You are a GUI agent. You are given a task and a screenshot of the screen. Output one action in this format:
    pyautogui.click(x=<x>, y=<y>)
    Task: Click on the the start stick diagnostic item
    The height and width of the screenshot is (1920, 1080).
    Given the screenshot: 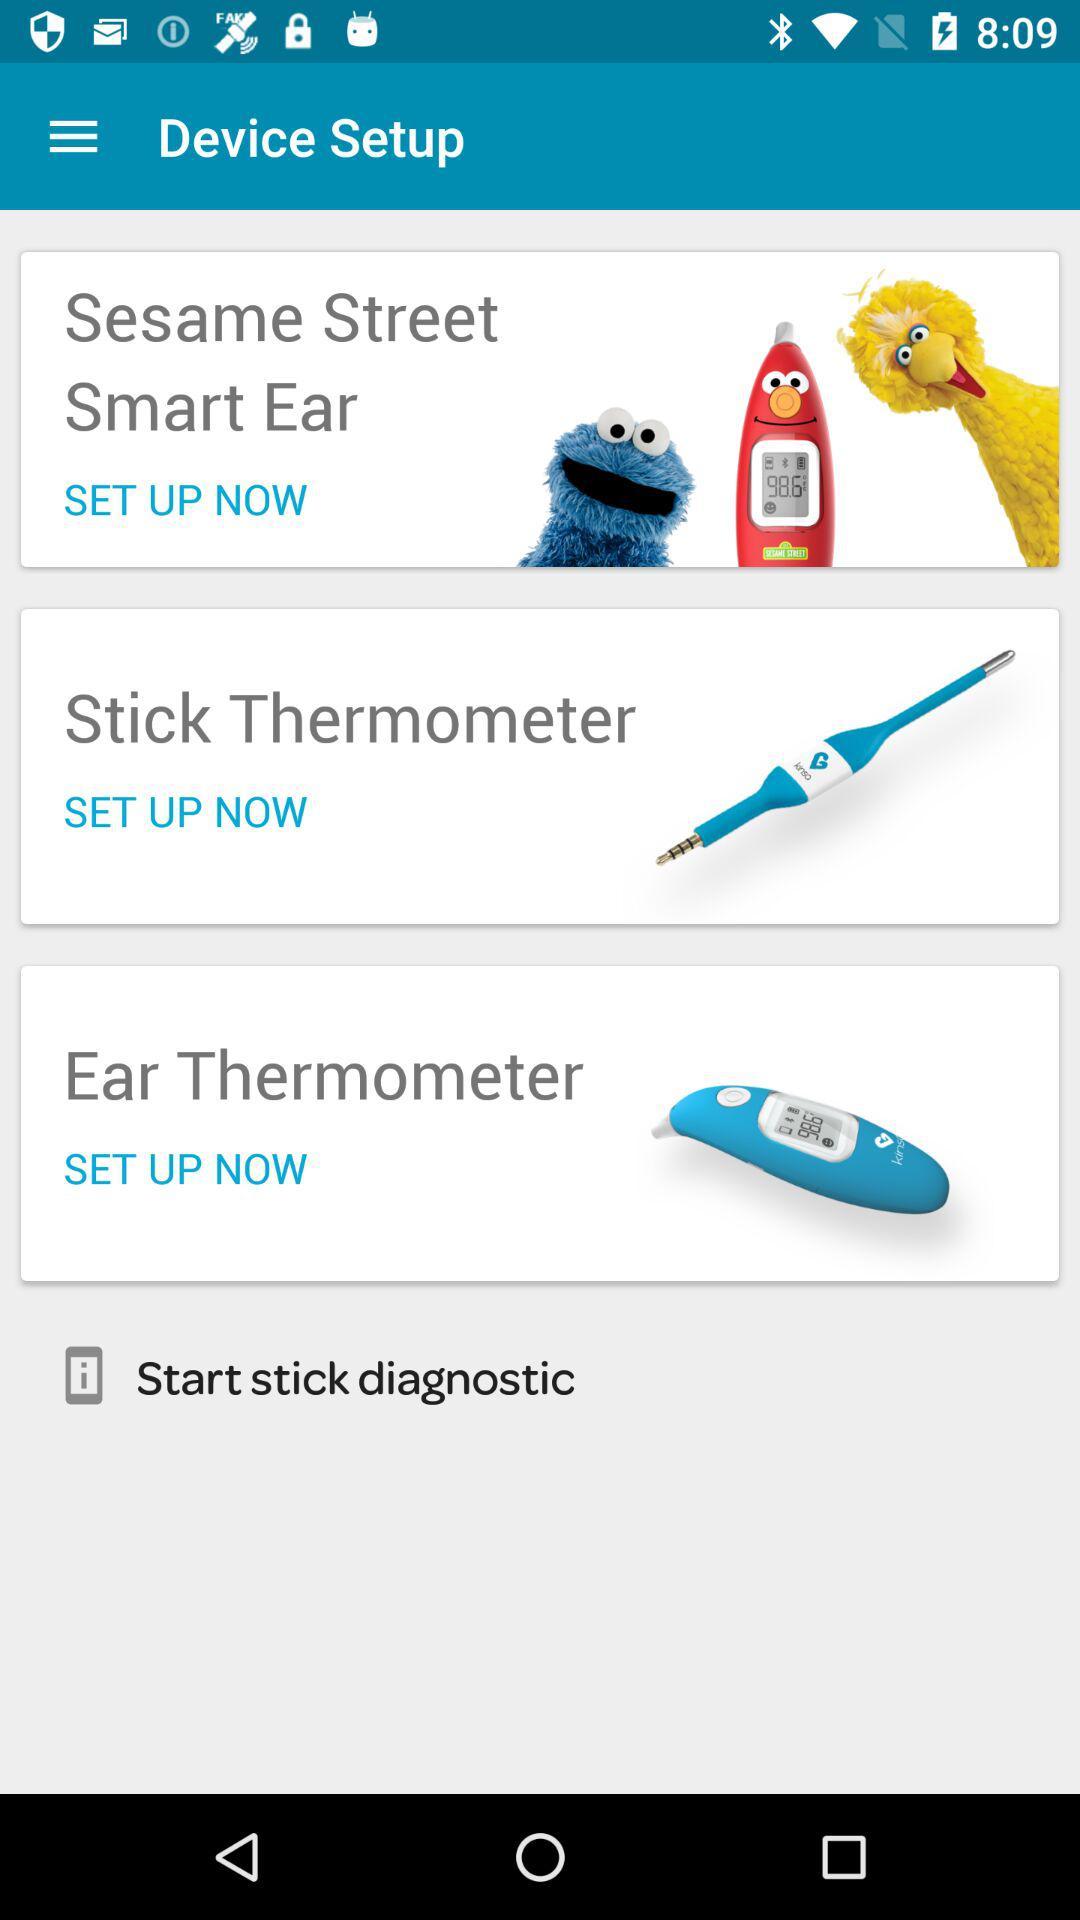 What is the action you would take?
    pyautogui.click(x=540, y=1374)
    